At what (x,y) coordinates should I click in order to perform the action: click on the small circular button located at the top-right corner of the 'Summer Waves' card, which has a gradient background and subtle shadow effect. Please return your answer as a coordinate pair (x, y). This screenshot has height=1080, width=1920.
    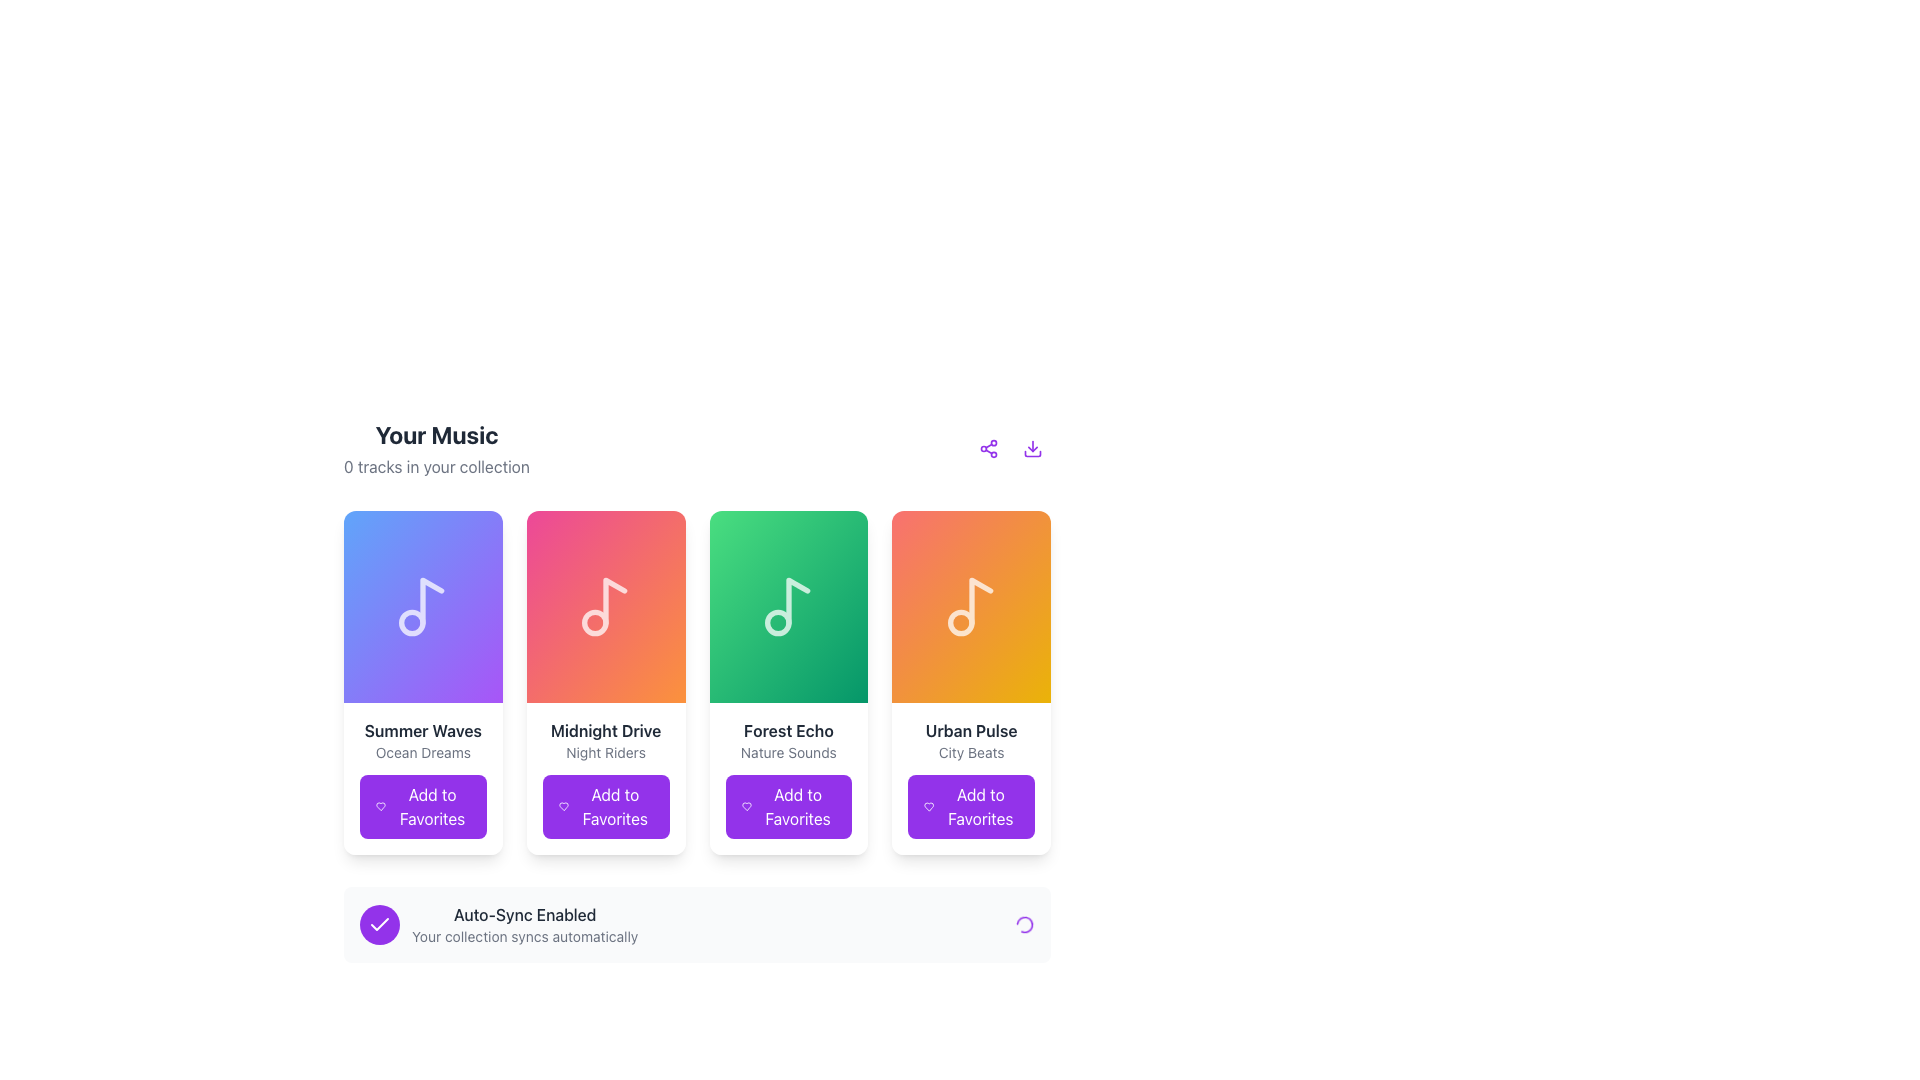
    Looking at the image, I should click on (473, 538).